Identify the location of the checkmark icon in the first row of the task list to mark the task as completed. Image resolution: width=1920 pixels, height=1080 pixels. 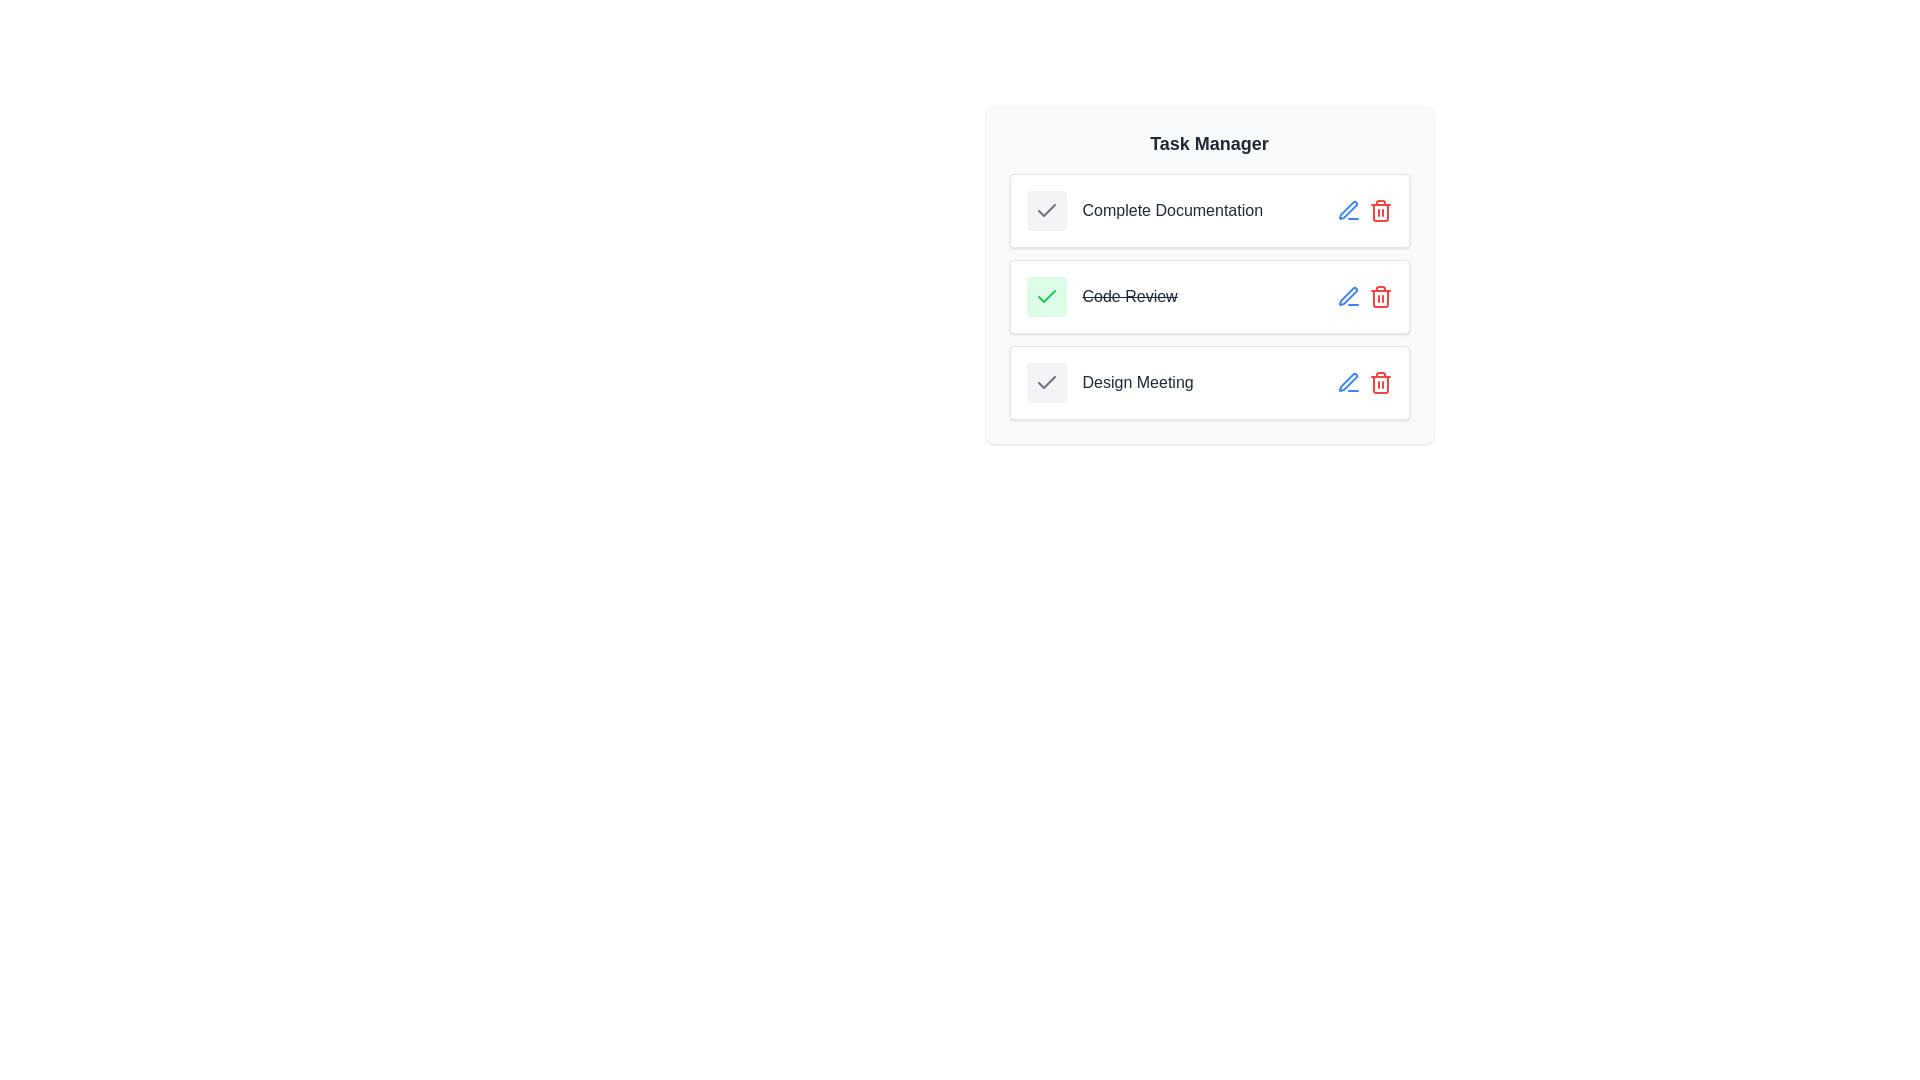
(1208, 211).